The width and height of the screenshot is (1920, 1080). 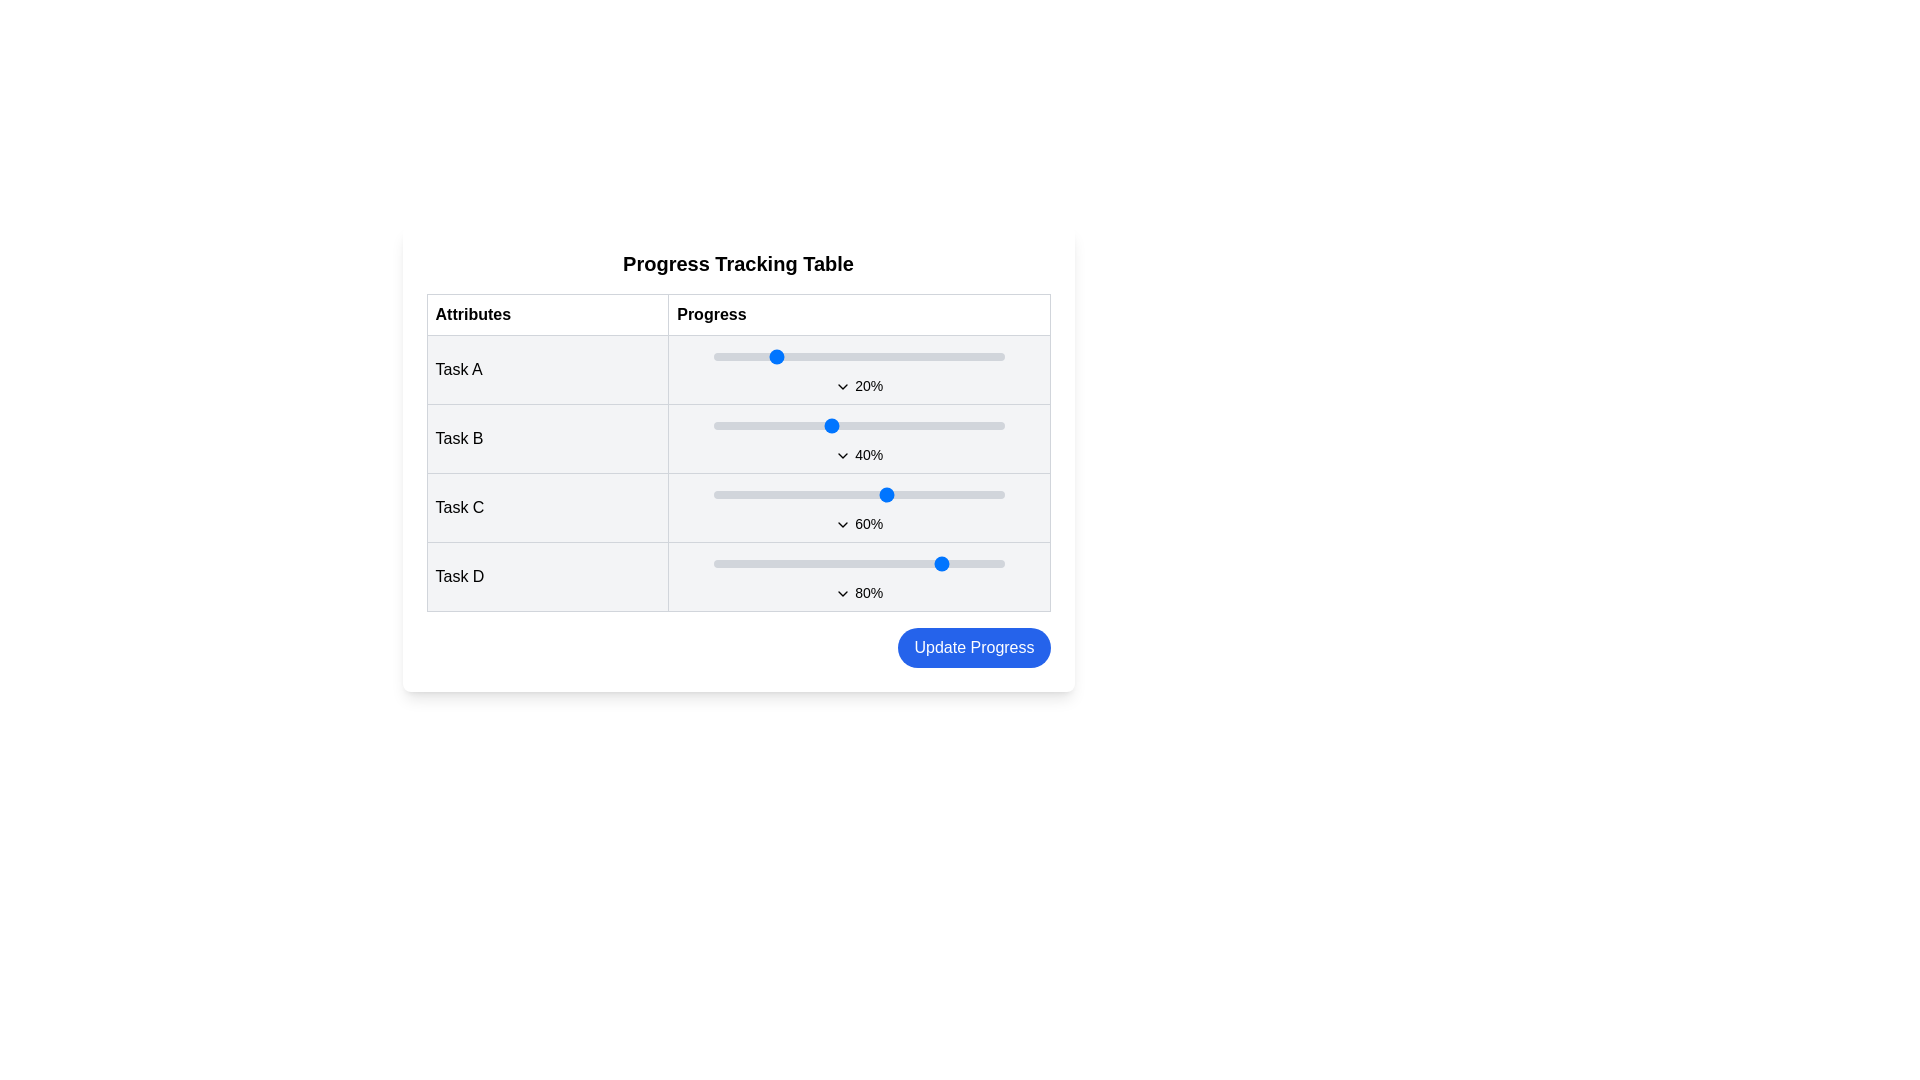 I want to click on the main tabular section of the 'Progress Tracking Table' that visually represents tasks and their progress levels, so click(x=737, y=452).